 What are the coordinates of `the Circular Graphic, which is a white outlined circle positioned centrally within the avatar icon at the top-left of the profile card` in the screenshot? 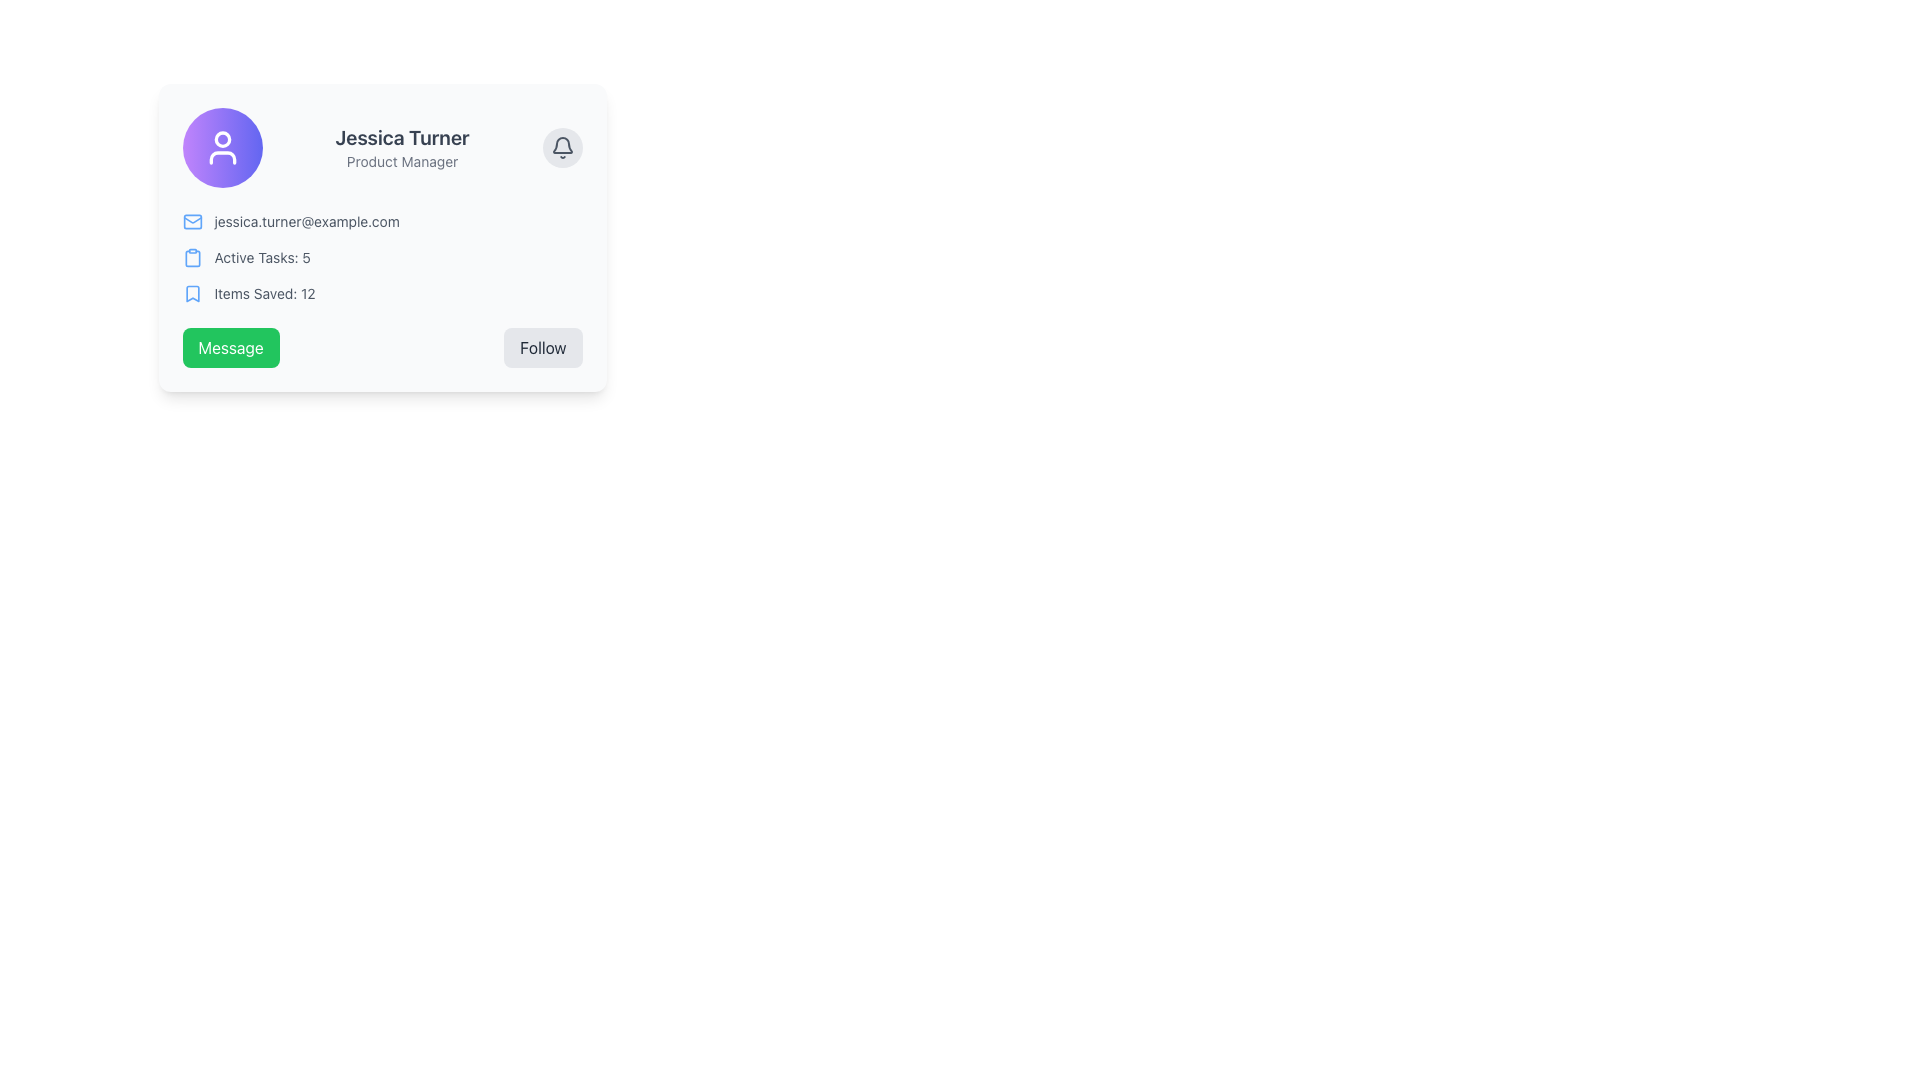 It's located at (222, 138).